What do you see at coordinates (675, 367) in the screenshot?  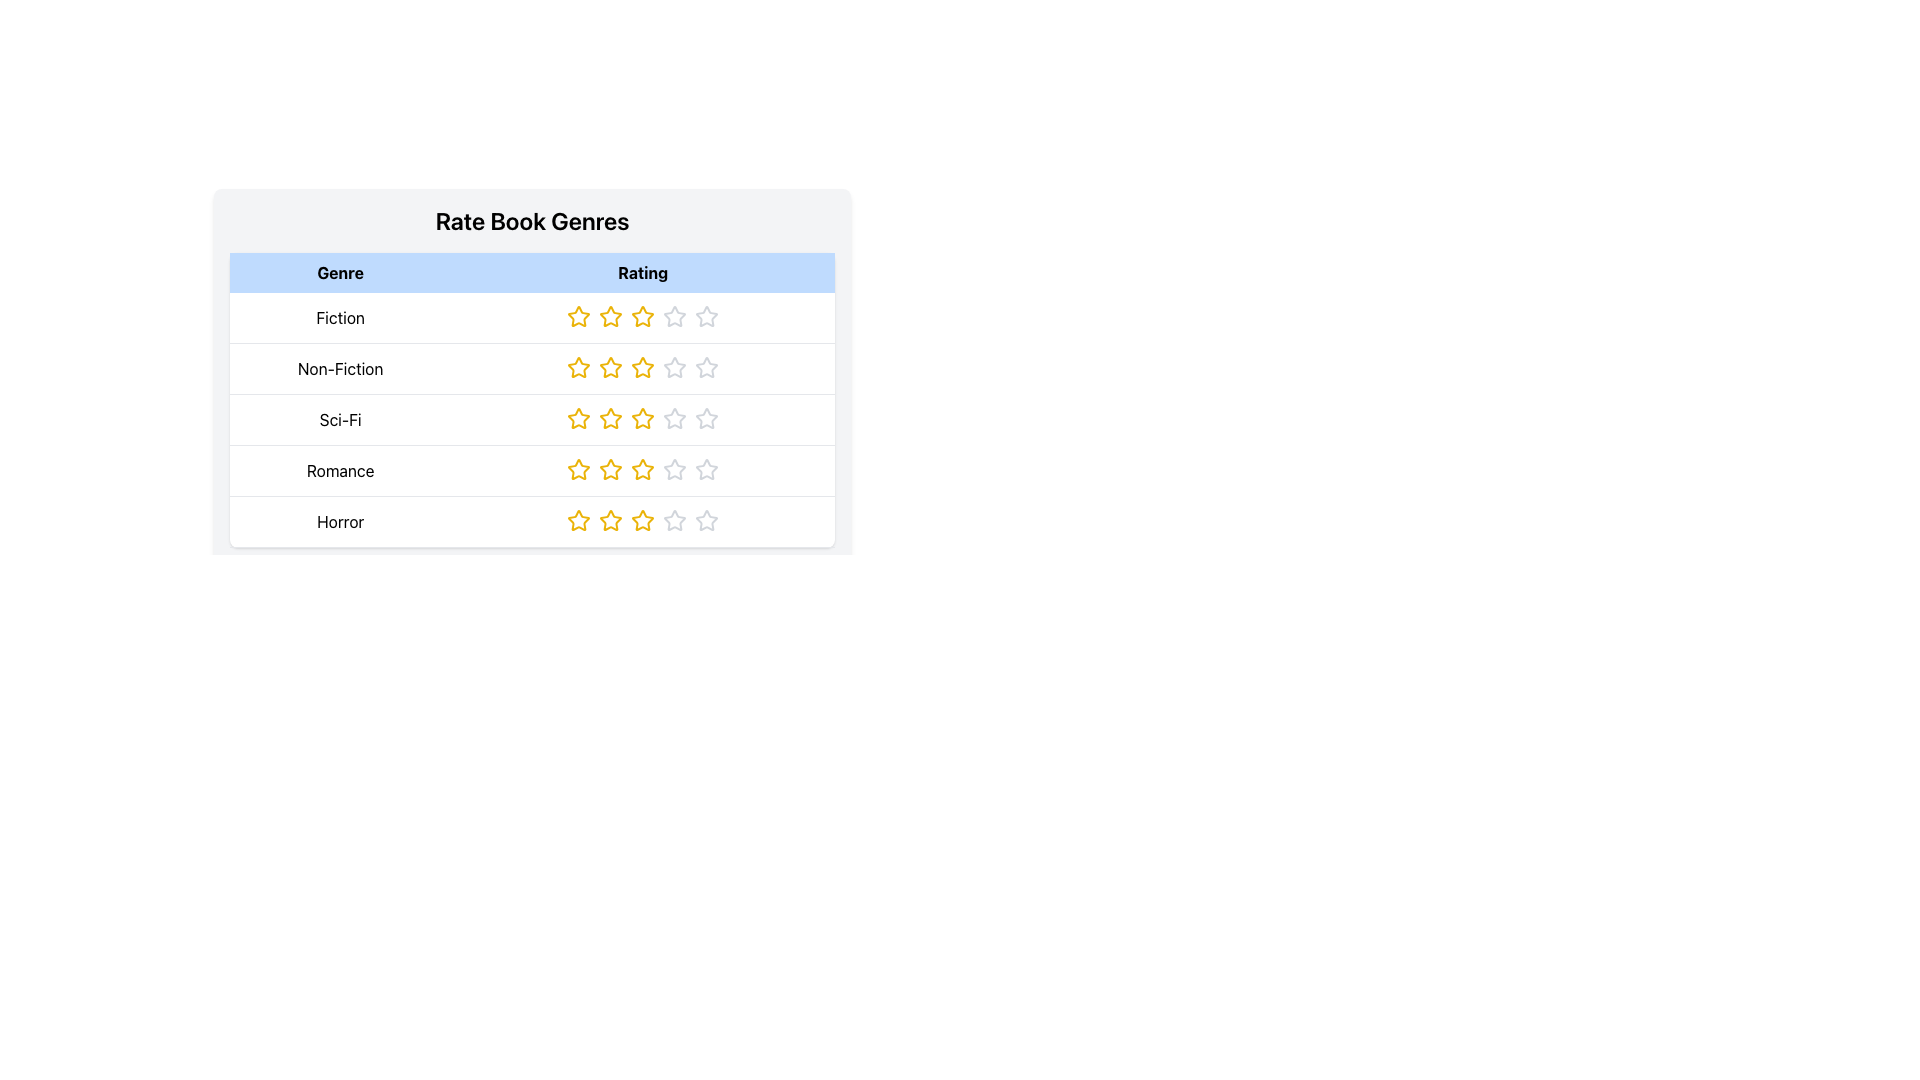 I see `the third star-shaped icon in the second row under the 'Non-Fiction' genre in the 'Rating' column` at bounding box center [675, 367].